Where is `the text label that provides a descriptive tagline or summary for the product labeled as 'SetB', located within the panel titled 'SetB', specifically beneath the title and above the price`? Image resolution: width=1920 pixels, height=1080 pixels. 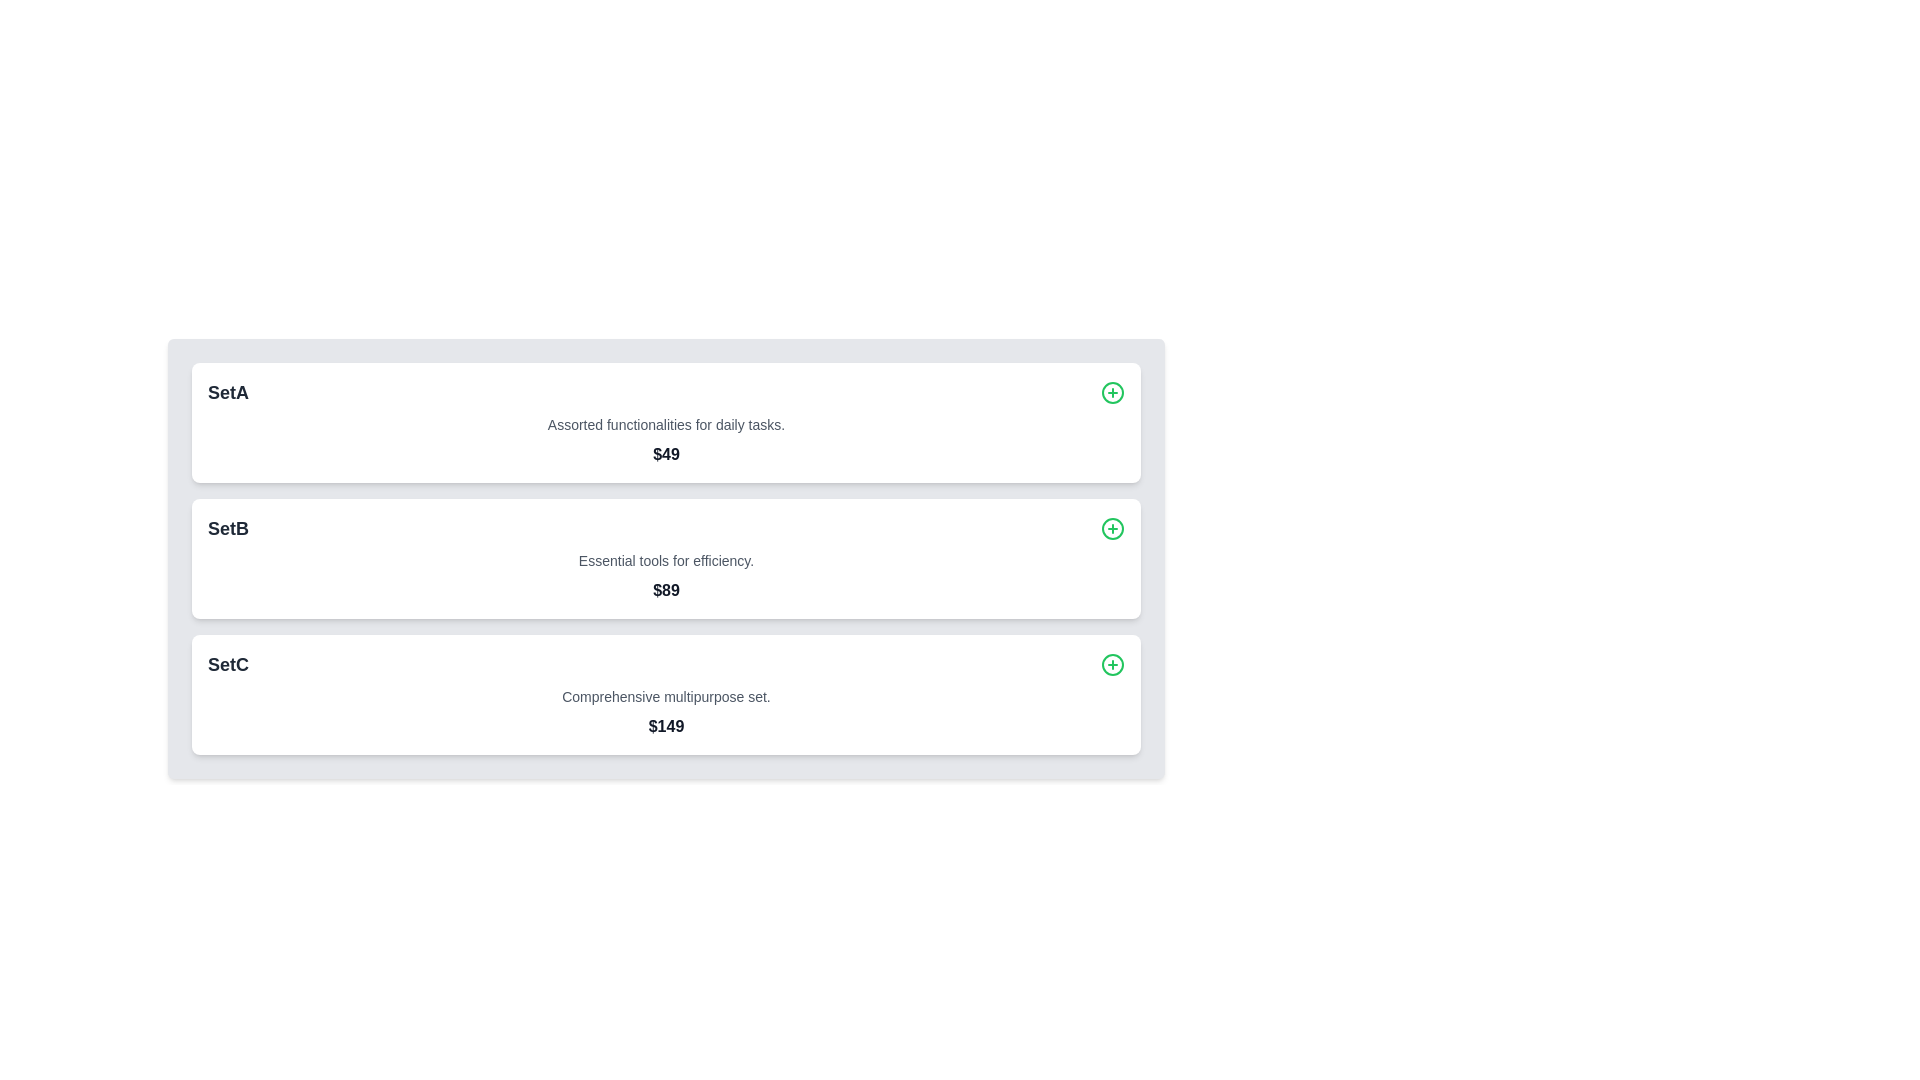
the text label that provides a descriptive tagline or summary for the product labeled as 'SetB', located within the panel titled 'SetB', specifically beneath the title and above the price is located at coordinates (666, 560).